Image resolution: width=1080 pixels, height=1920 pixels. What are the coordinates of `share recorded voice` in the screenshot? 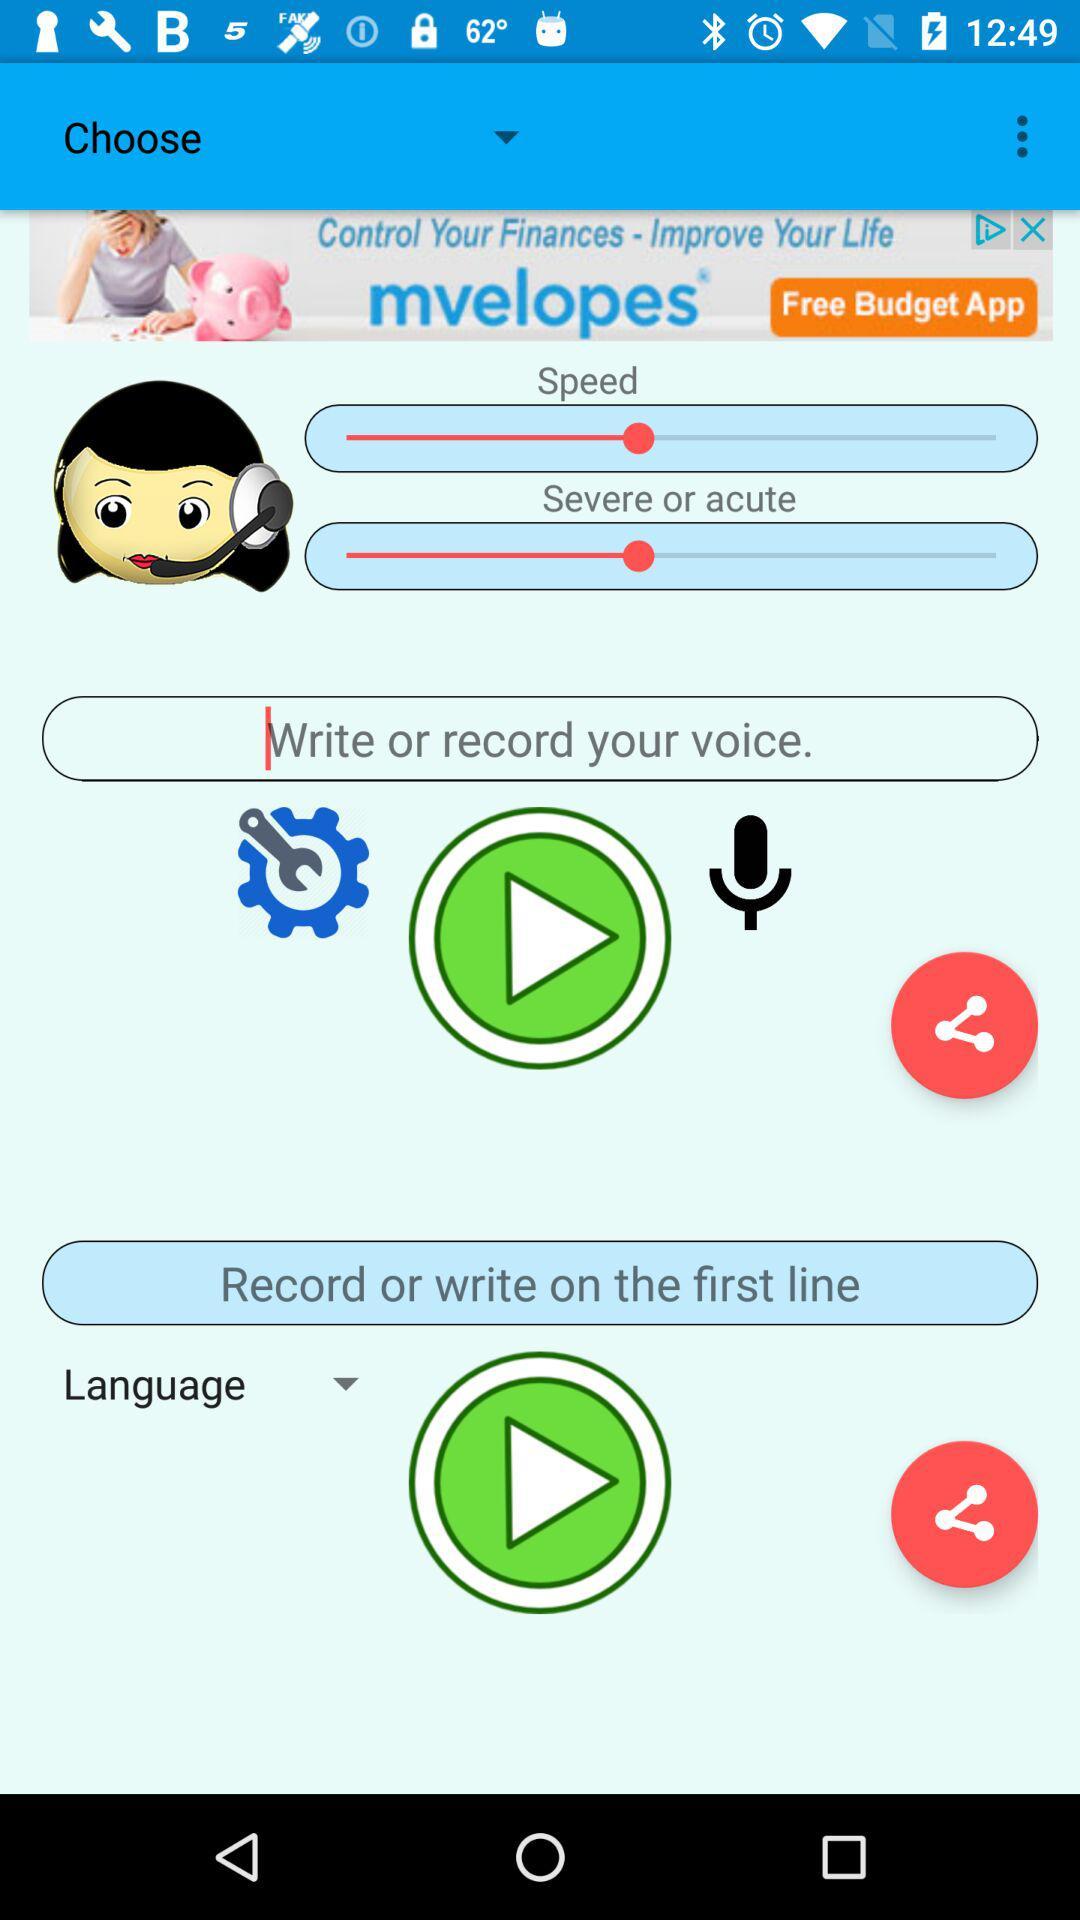 It's located at (963, 1025).